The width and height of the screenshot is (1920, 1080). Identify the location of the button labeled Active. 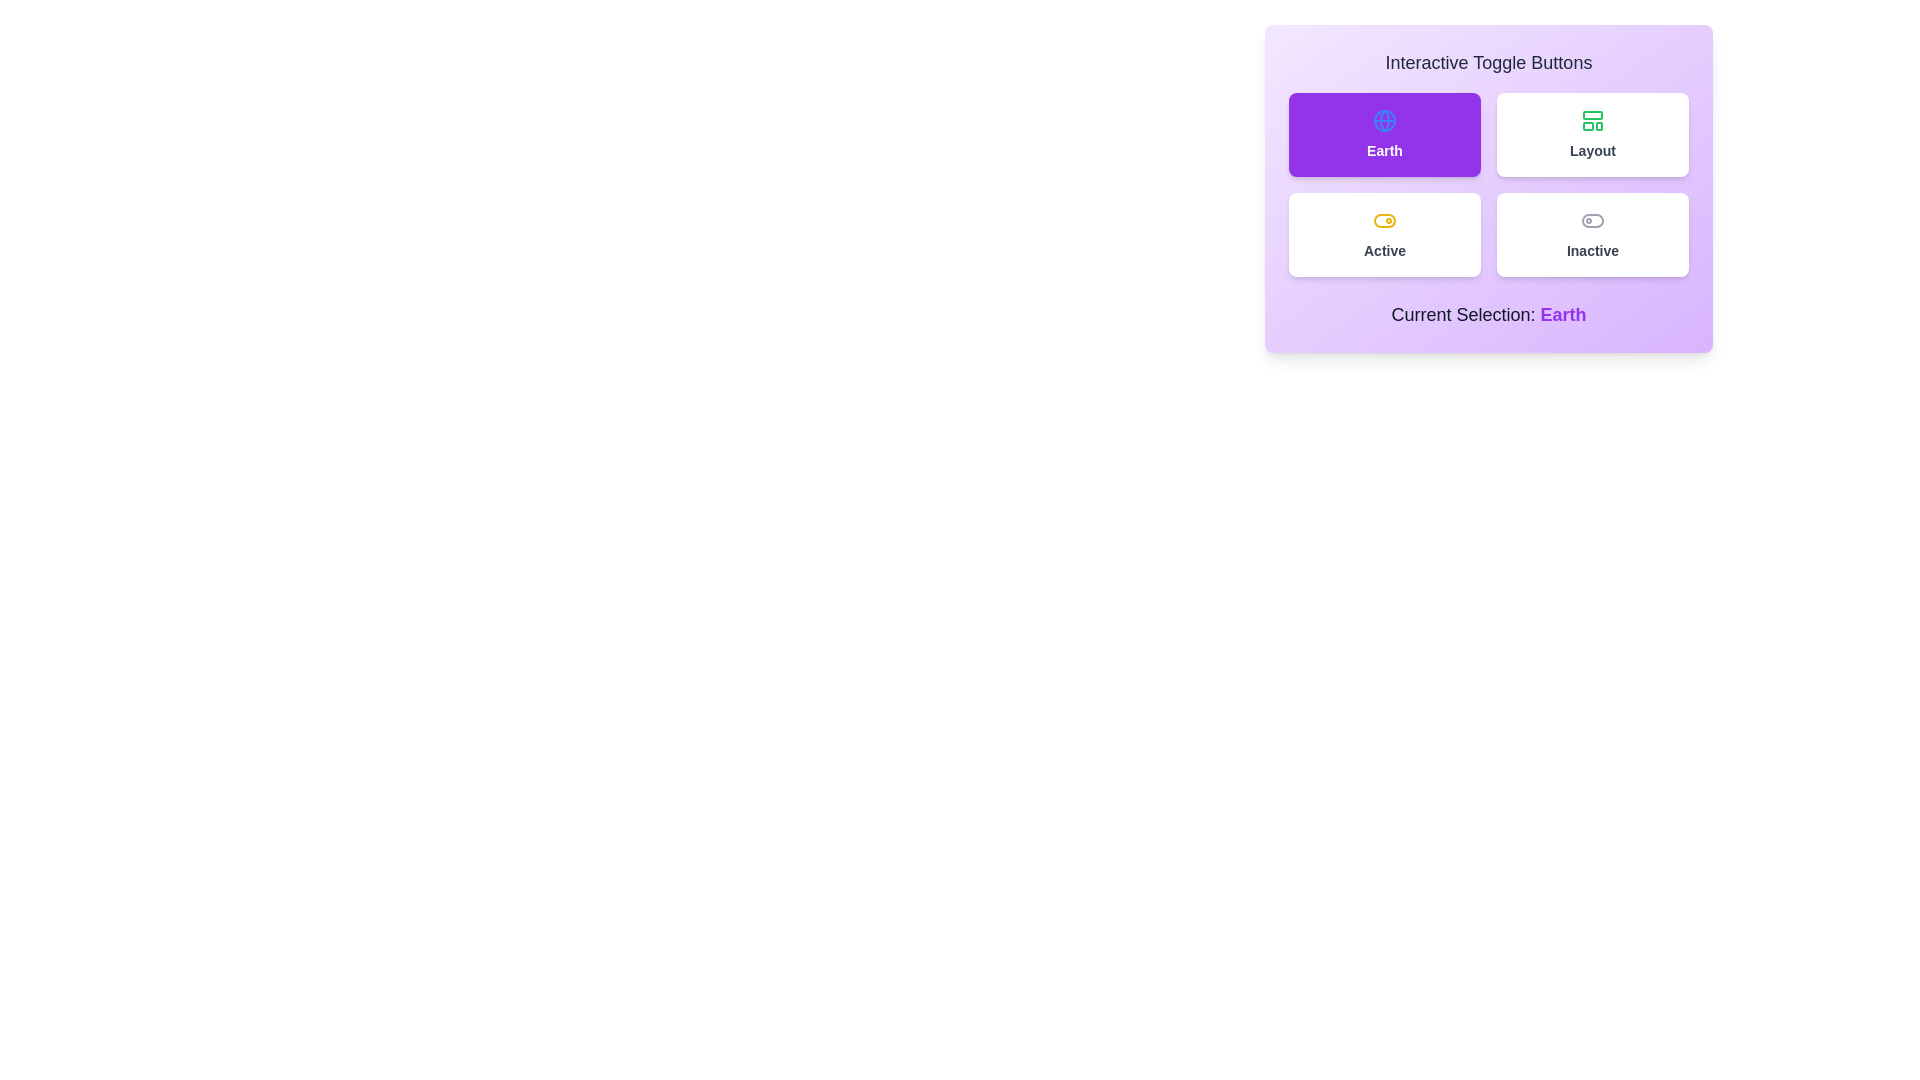
(1384, 234).